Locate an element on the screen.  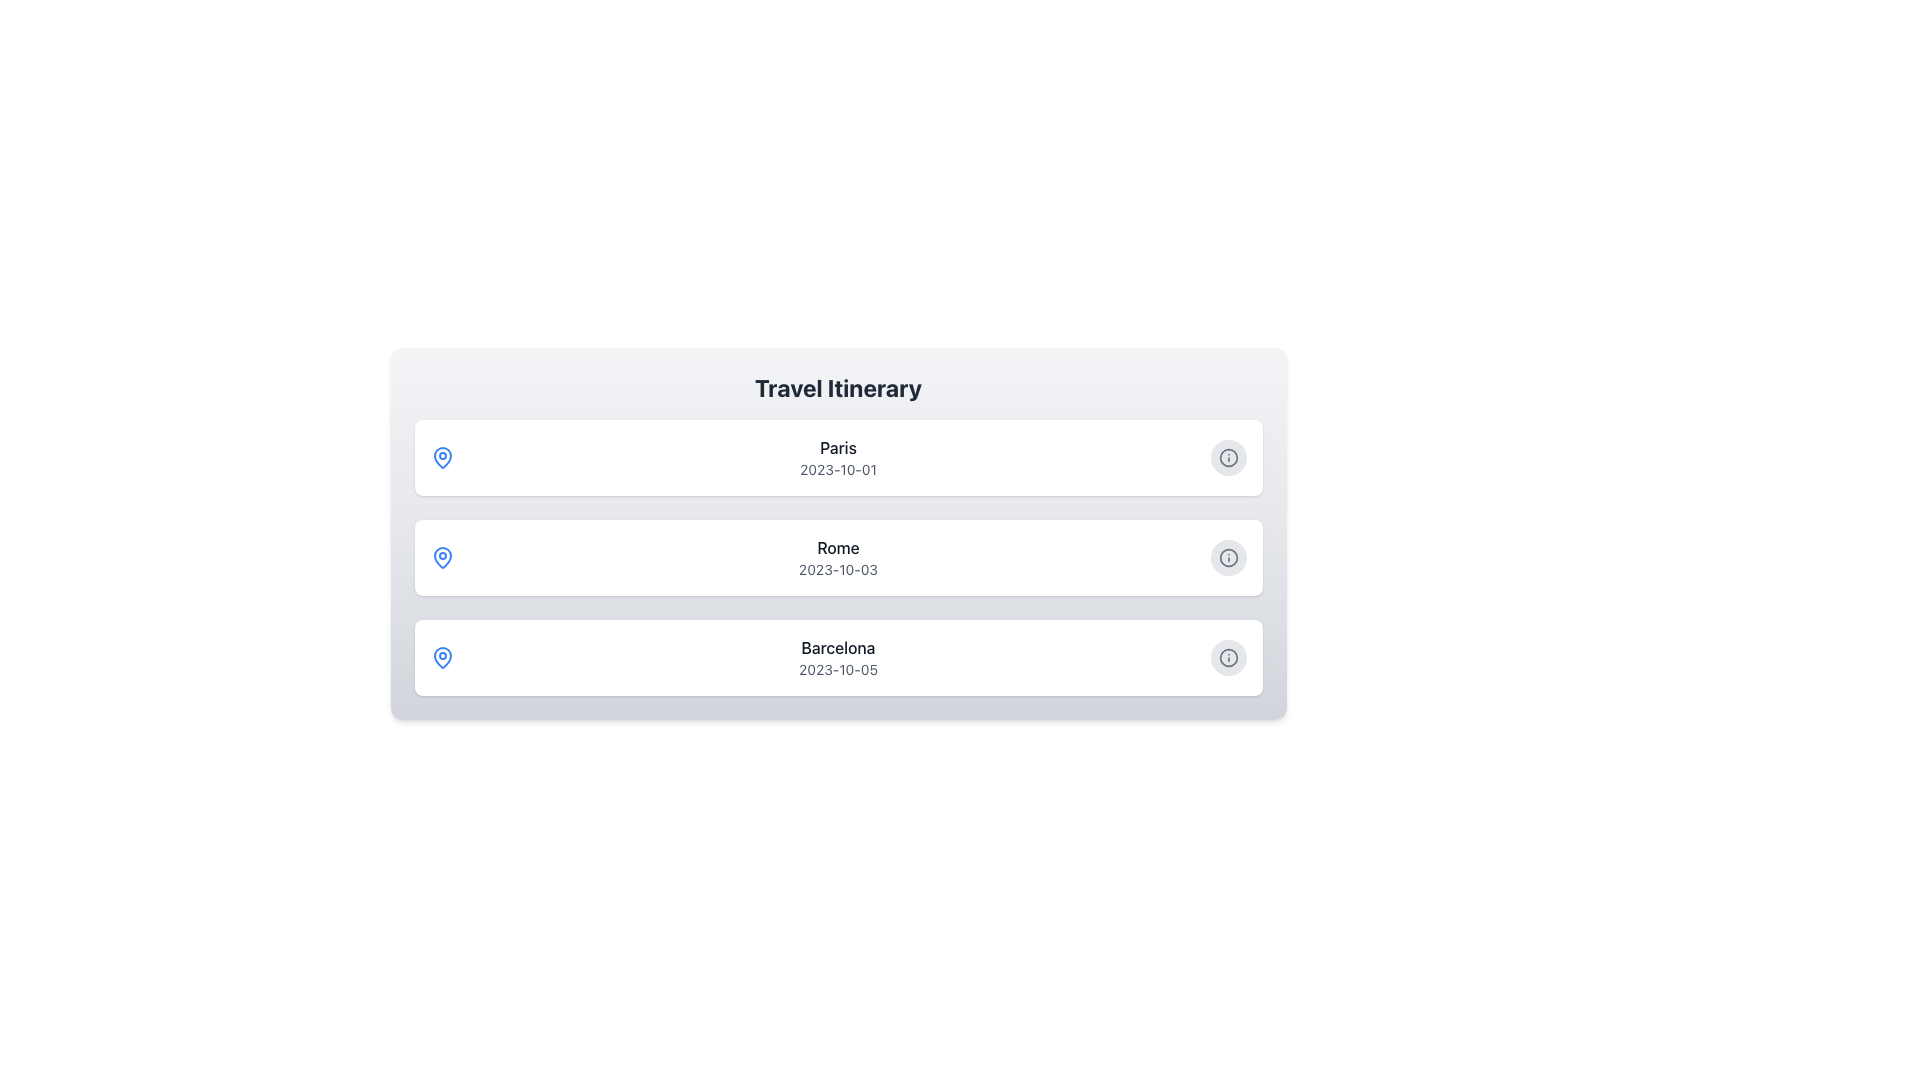
displayed text of the itinerary item for 'Rome' dated '2023-10-03', which is located in the middle of a list between entries for 'Paris' and 'Barcelona' is located at coordinates (838, 558).